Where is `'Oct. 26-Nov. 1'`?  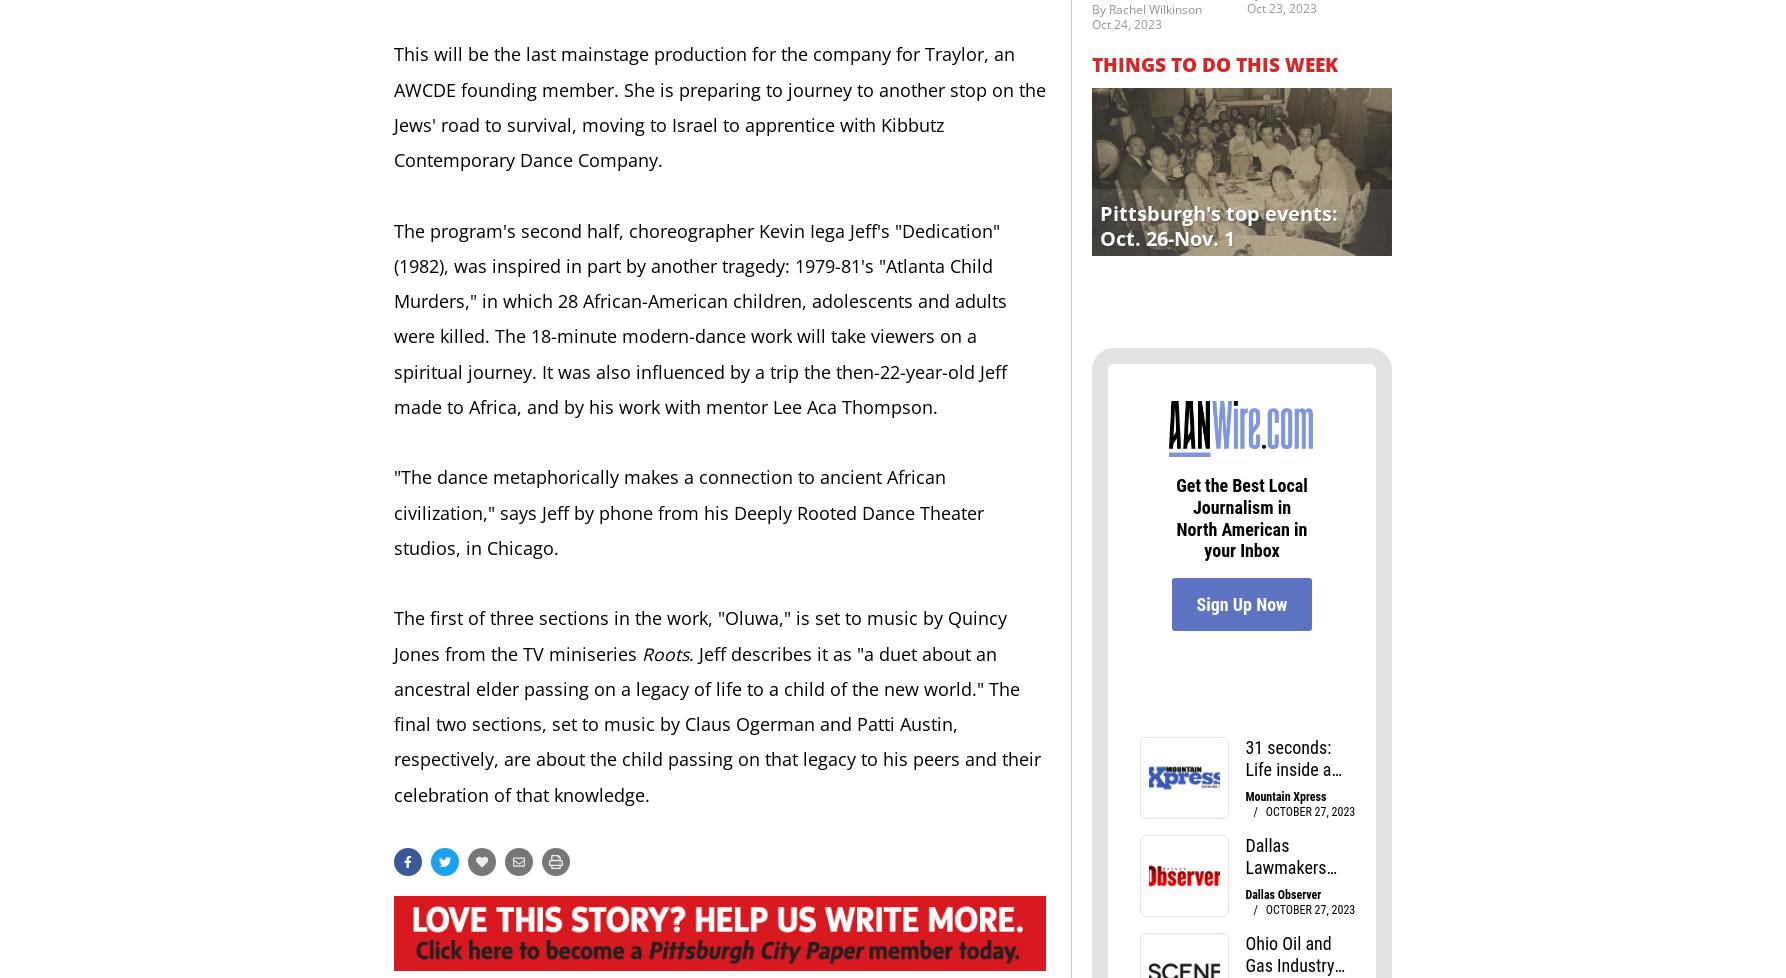 'Oct. 26-Nov. 1' is located at coordinates (1098, 237).